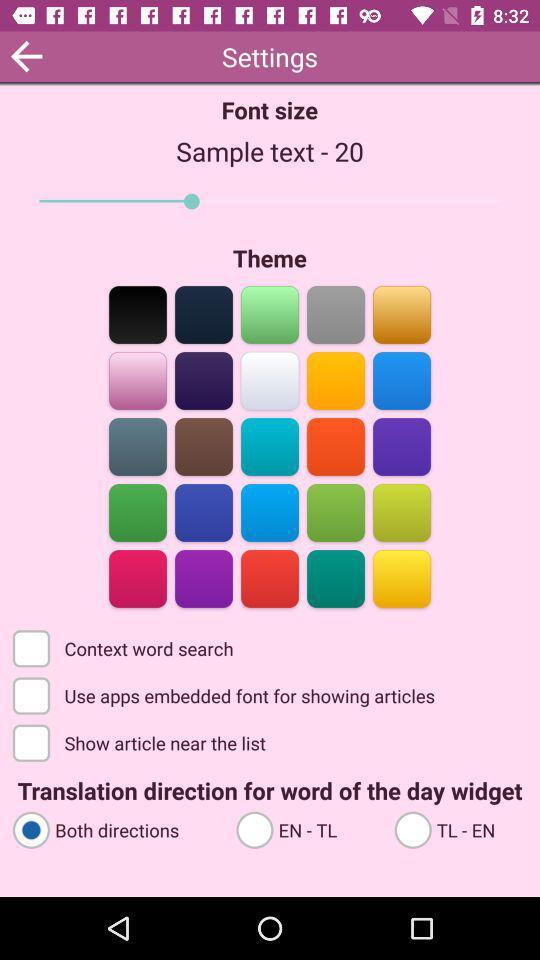 The height and width of the screenshot is (960, 540). Describe the element at coordinates (125, 646) in the screenshot. I see `the context word search checkbox` at that location.